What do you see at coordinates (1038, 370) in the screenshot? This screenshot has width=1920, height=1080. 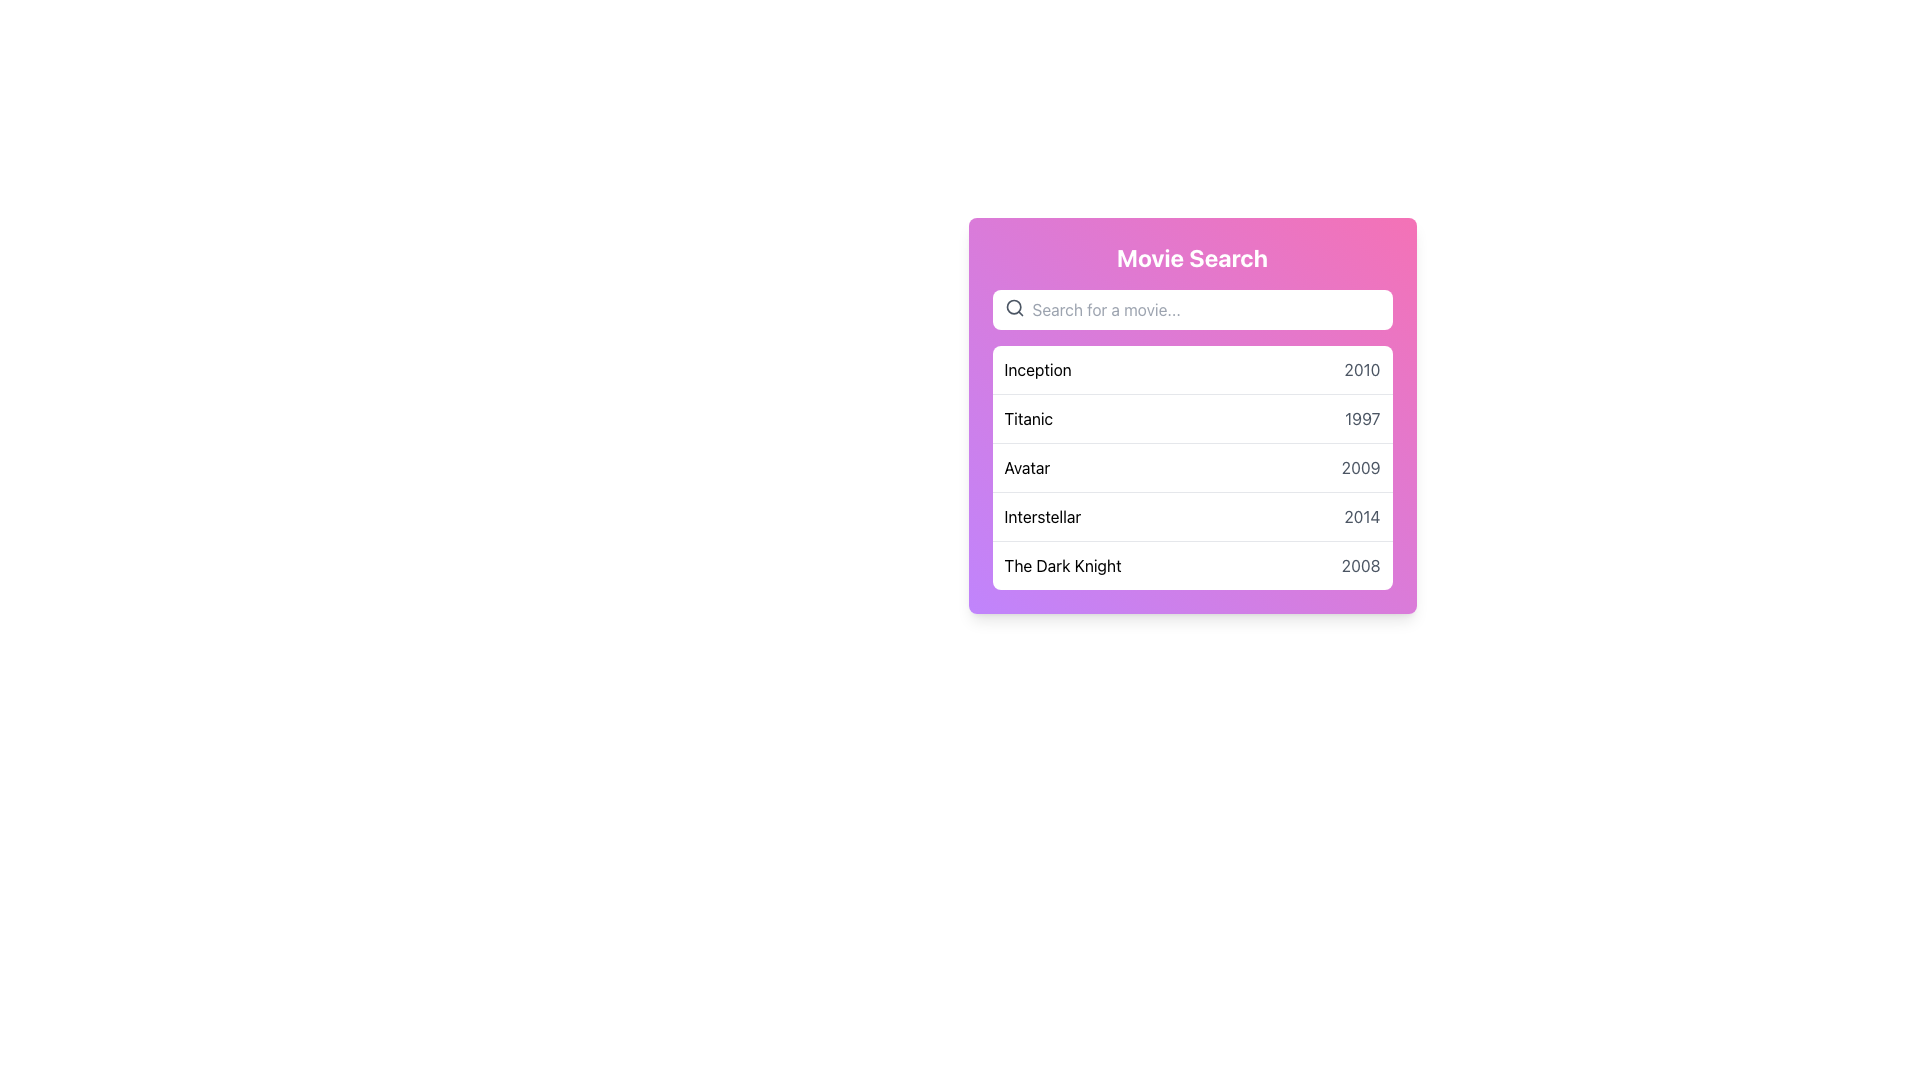 I see `the text label displaying 'Inception' in a bold font, which is the first item in a vertical list within a card layout` at bounding box center [1038, 370].